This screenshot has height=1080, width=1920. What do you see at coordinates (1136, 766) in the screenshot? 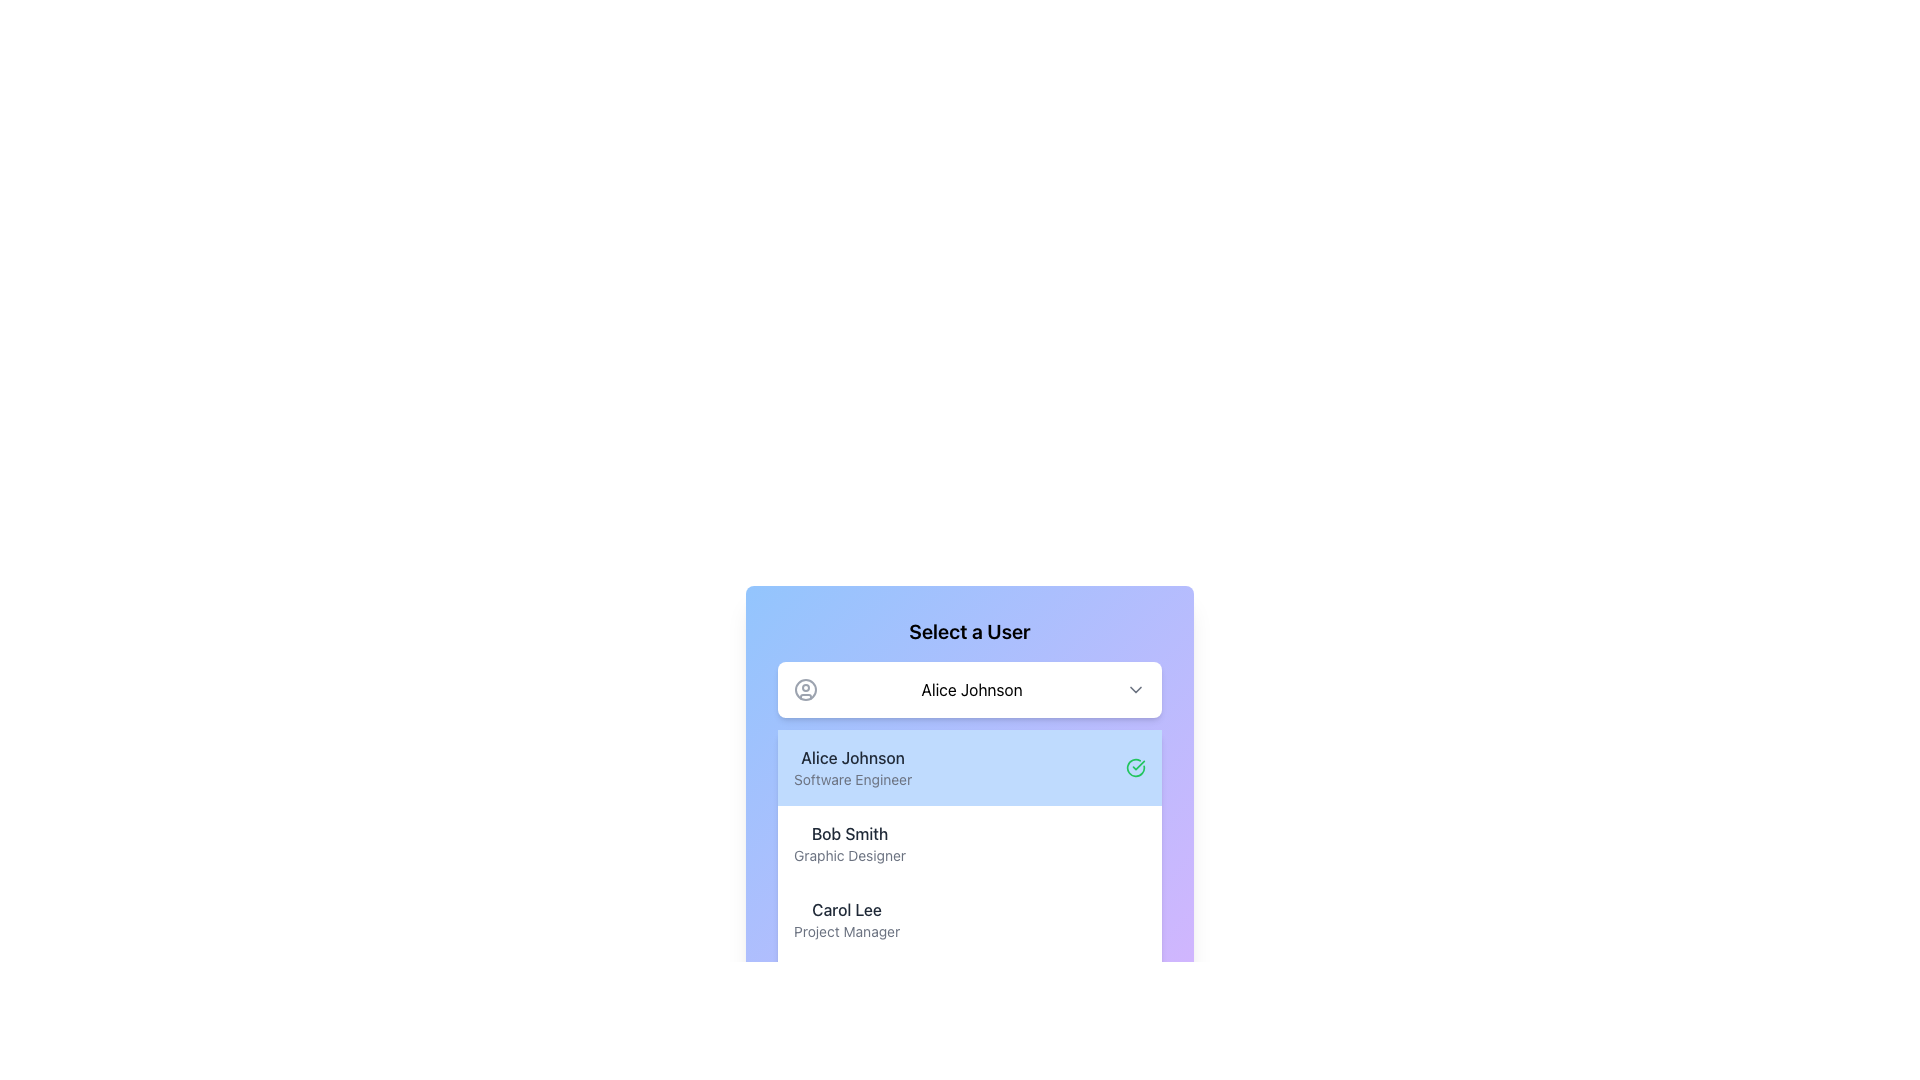
I see `the green circular icon with a checkmark inside, located to the right of 'Alice Johnson' in the dropdown under 'Select a User'` at bounding box center [1136, 766].